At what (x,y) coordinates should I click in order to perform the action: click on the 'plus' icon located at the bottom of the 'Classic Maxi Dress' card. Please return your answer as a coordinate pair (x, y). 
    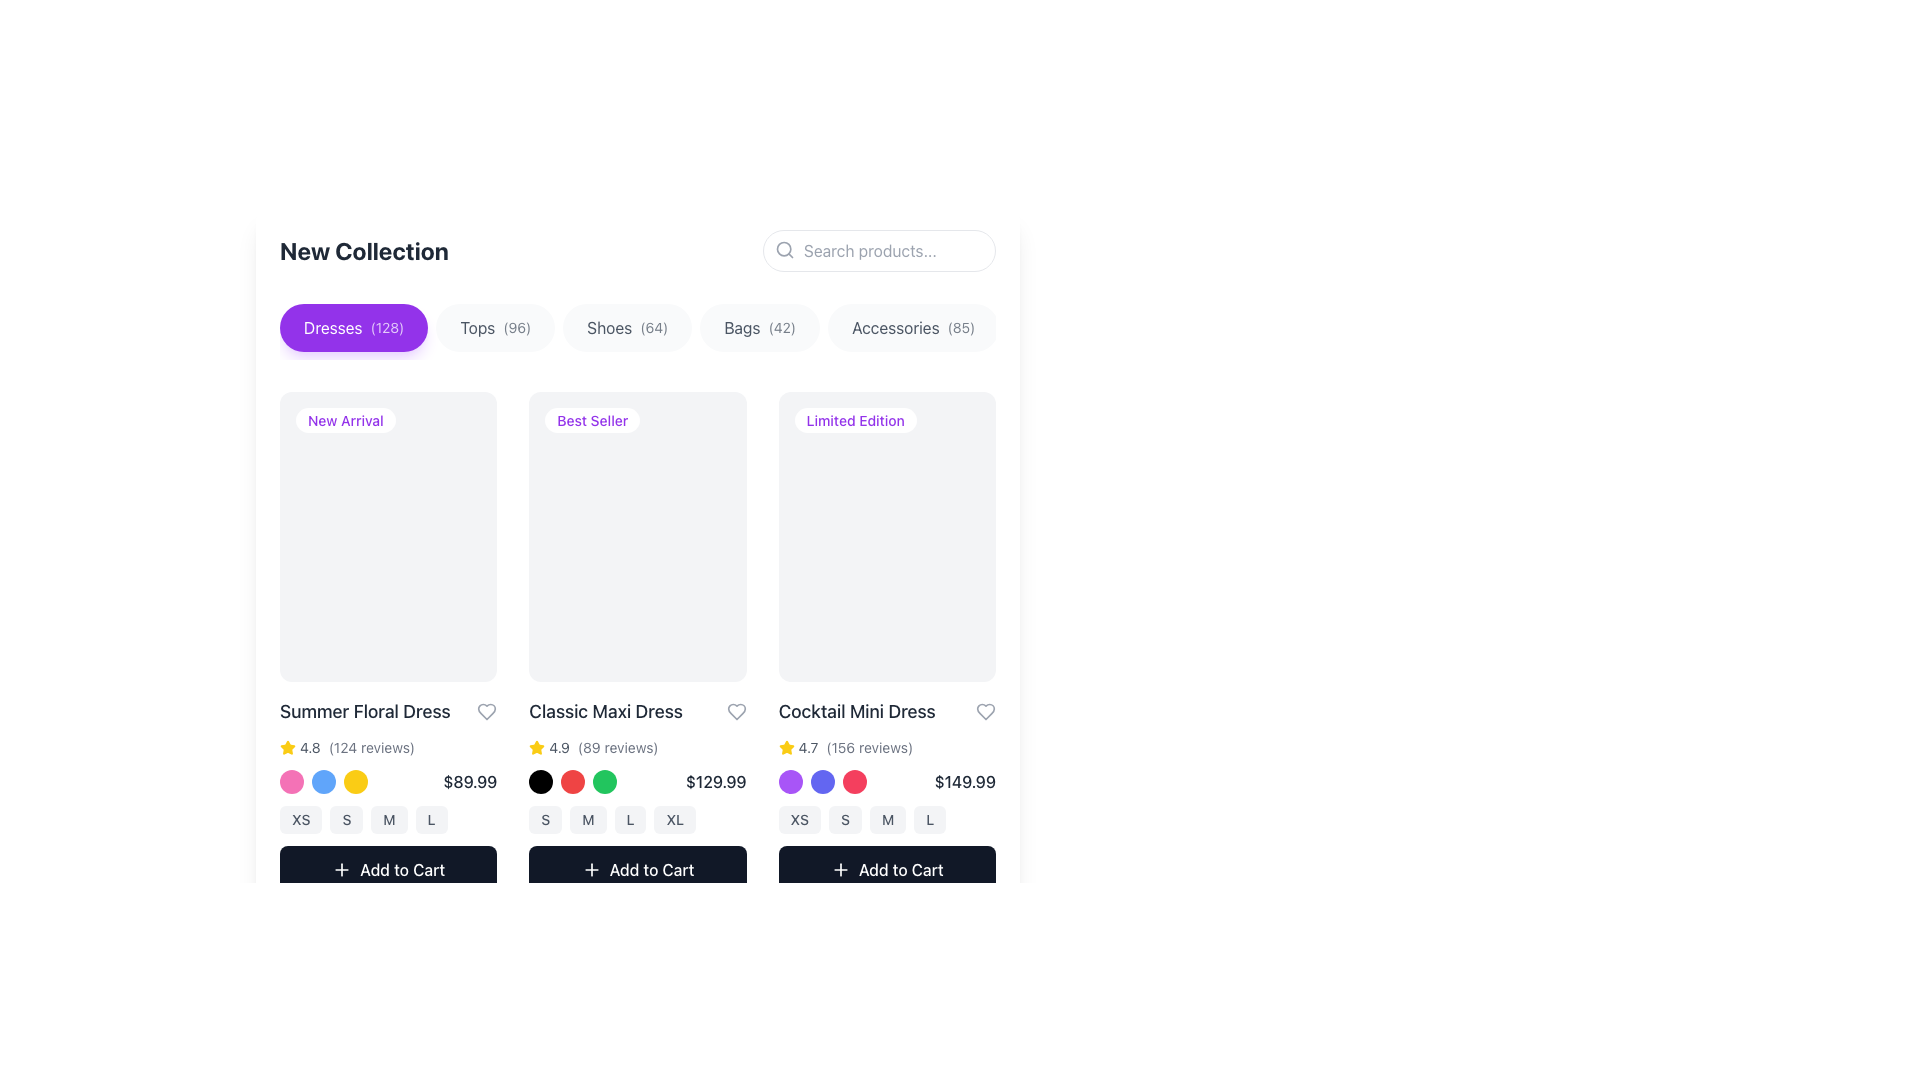
    Looking at the image, I should click on (590, 868).